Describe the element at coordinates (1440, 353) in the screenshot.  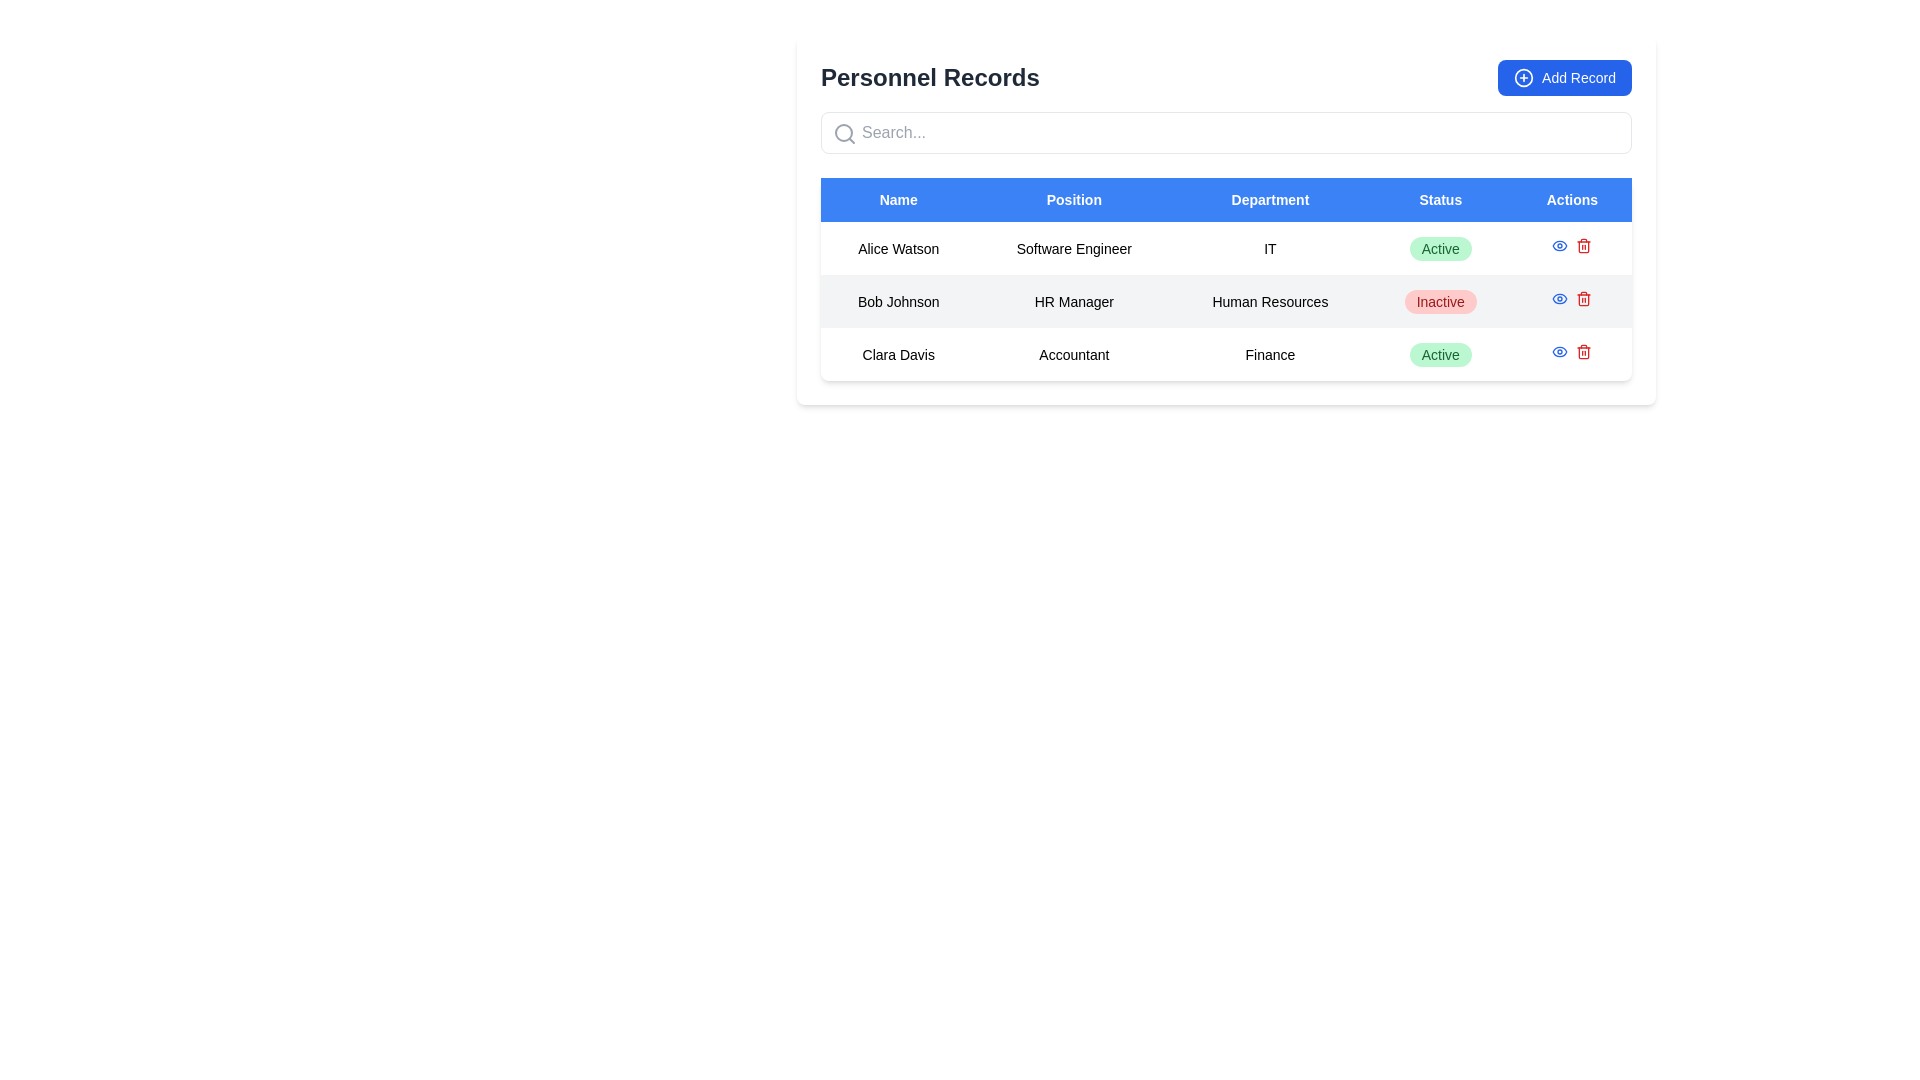
I see `the pill-shaped label with the text 'Active', which has a green background and is located in the 'Status' column of the last row in the 'Personnel Records' table` at that location.